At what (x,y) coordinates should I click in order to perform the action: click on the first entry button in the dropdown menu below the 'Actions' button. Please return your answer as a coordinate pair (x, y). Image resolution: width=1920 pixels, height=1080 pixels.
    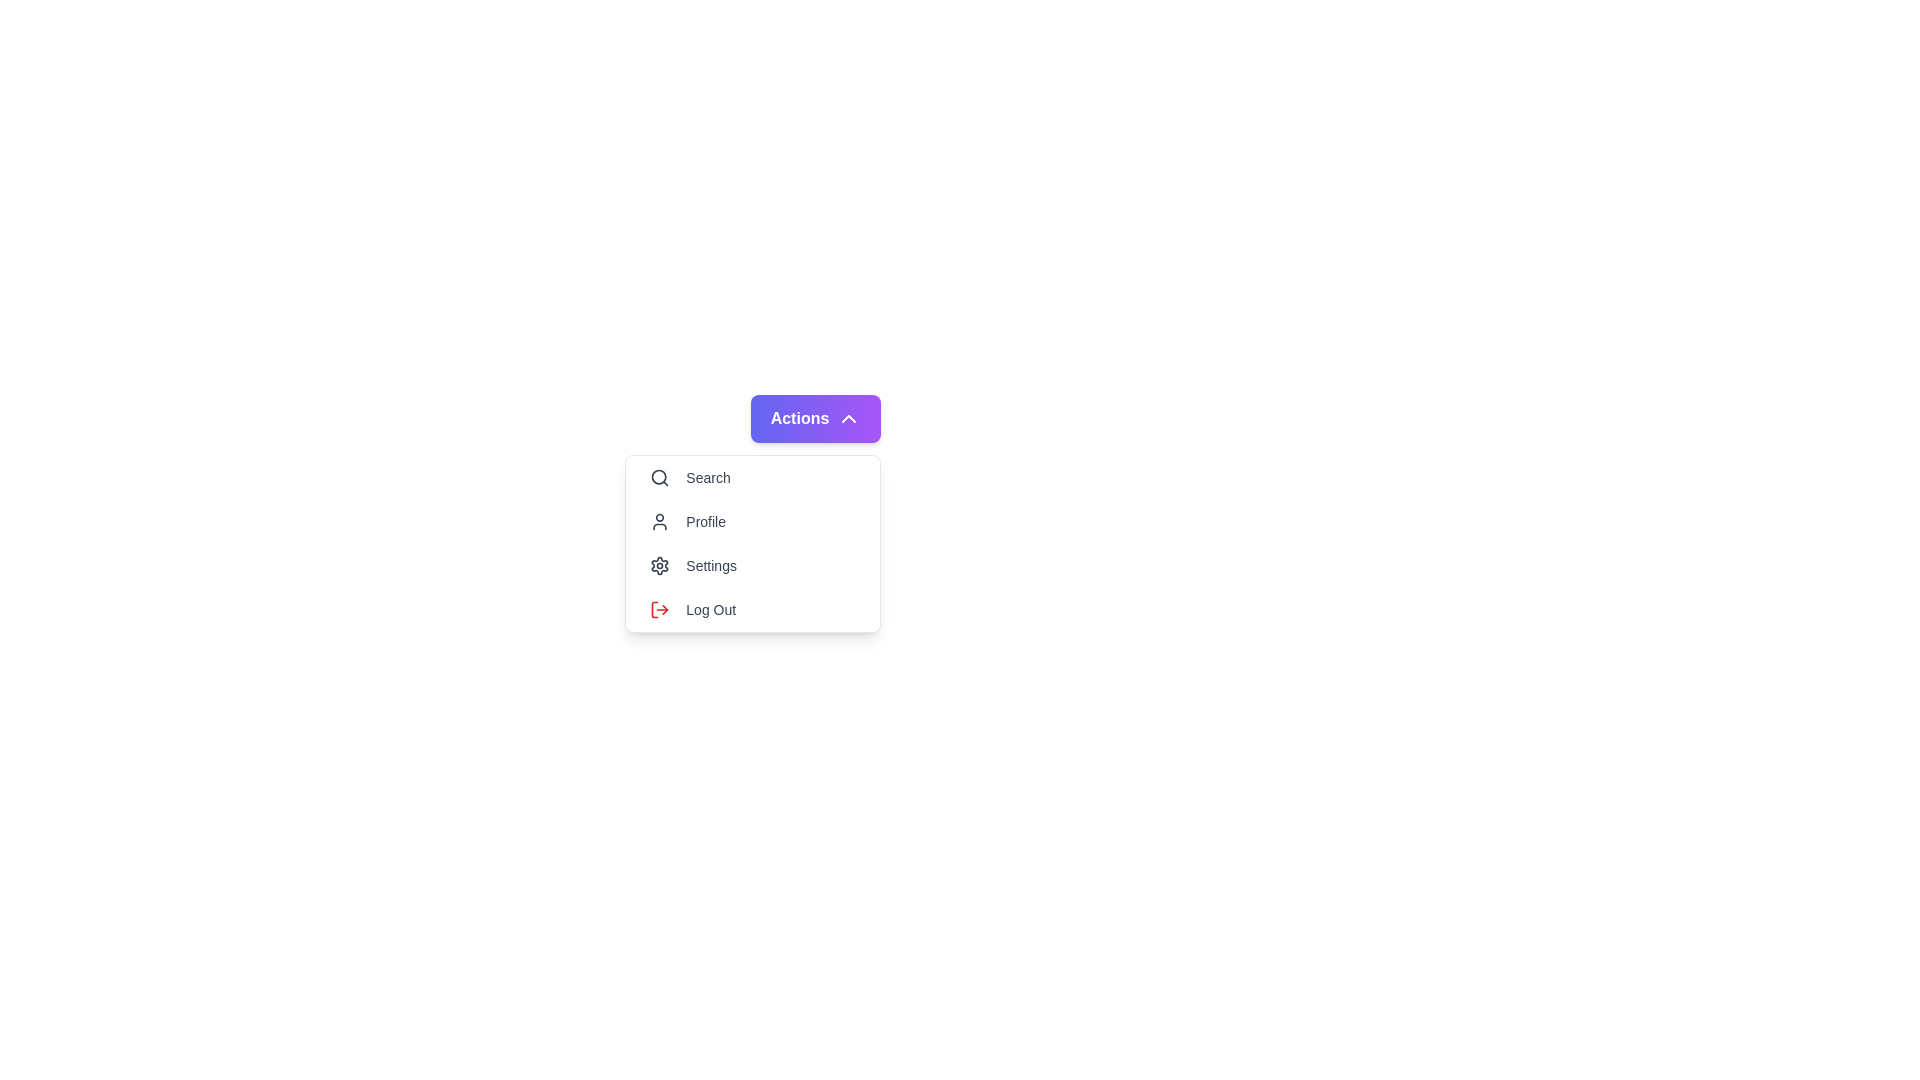
    Looking at the image, I should click on (752, 478).